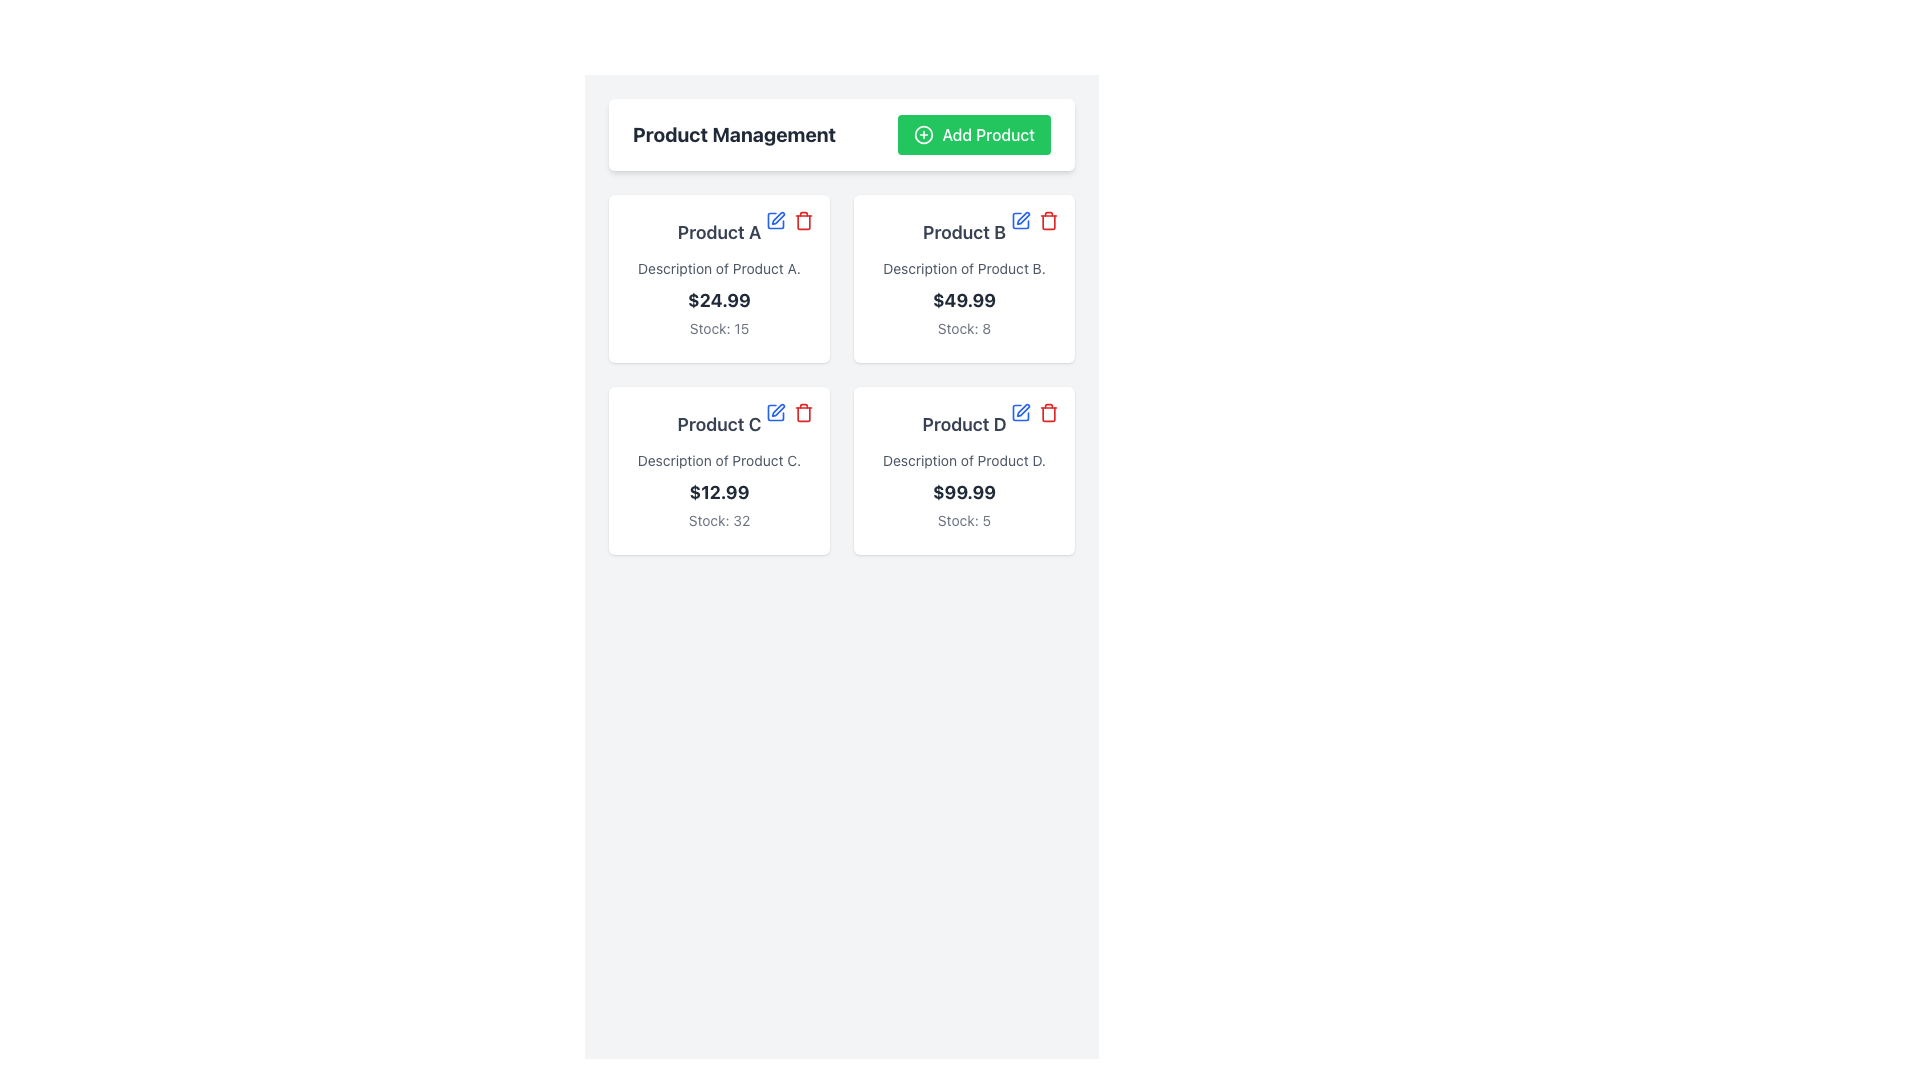 The image size is (1920, 1080). Describe the element at coordinates (1021, 411) in the screenshot. I see `the blue pen icon in the top right corner of the 'Product D' card` at that location.